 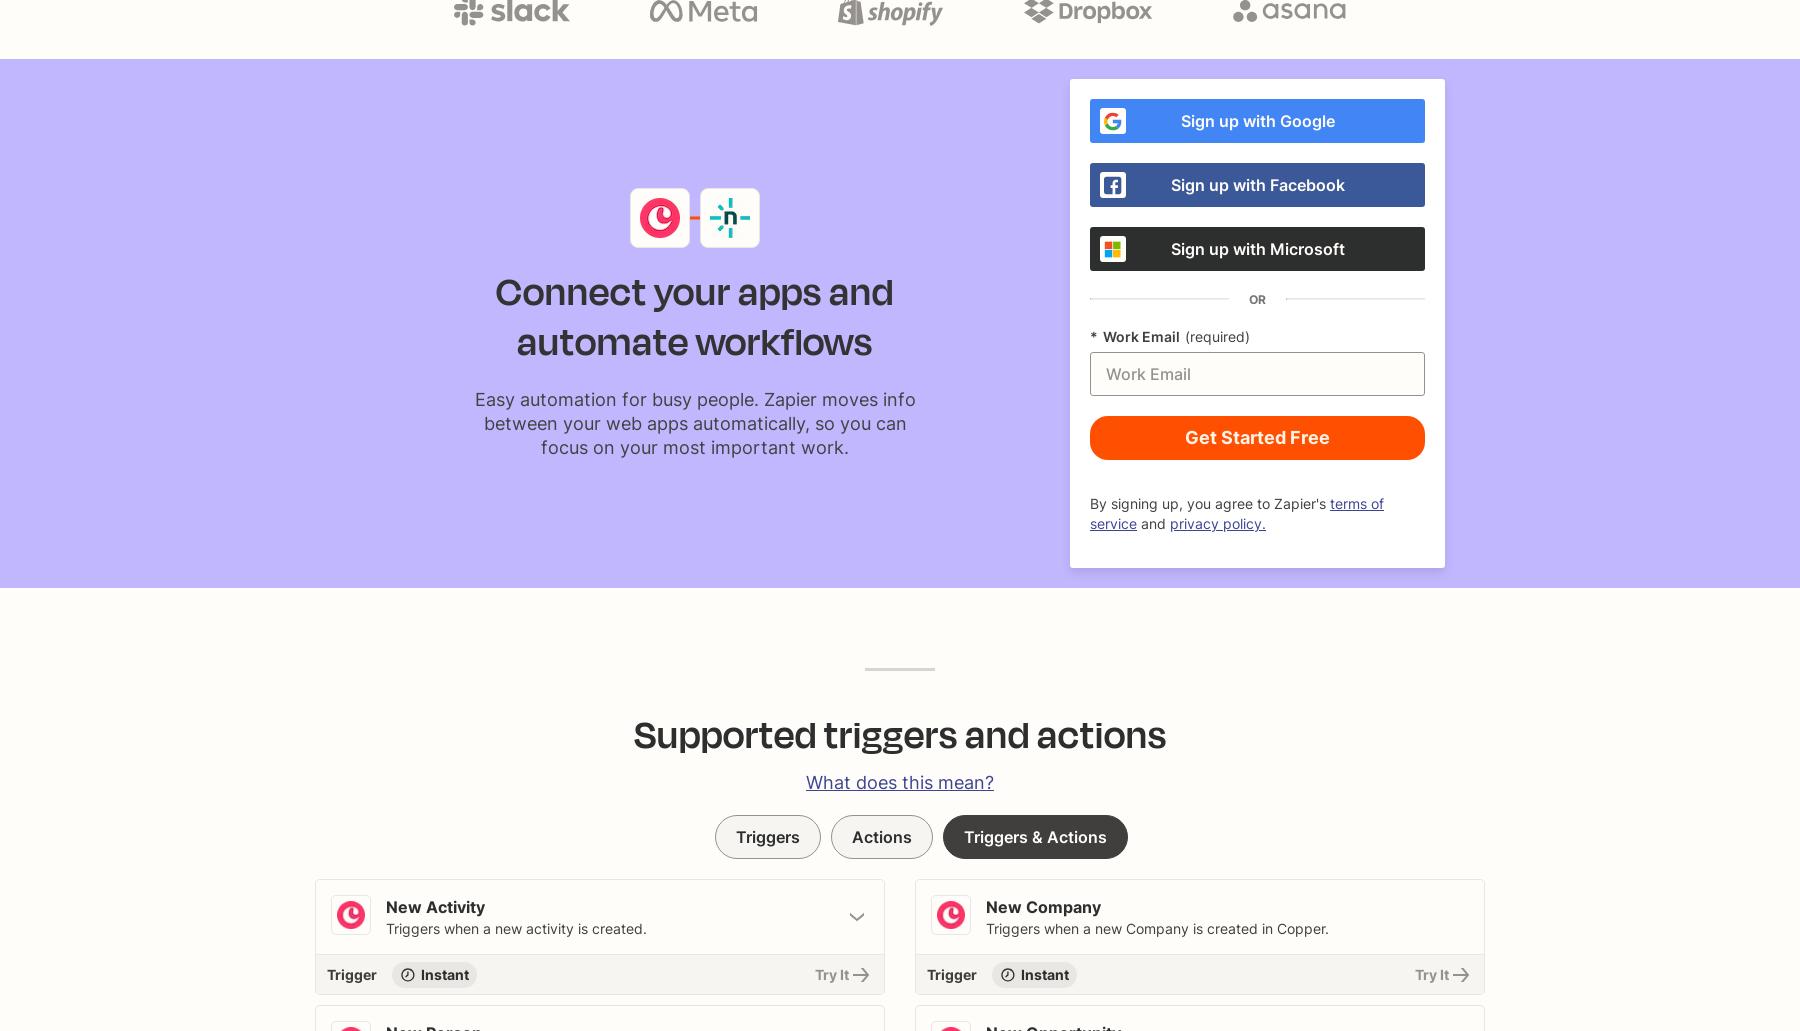 I want to click on 'Triggers', so click(x=767, y=836).